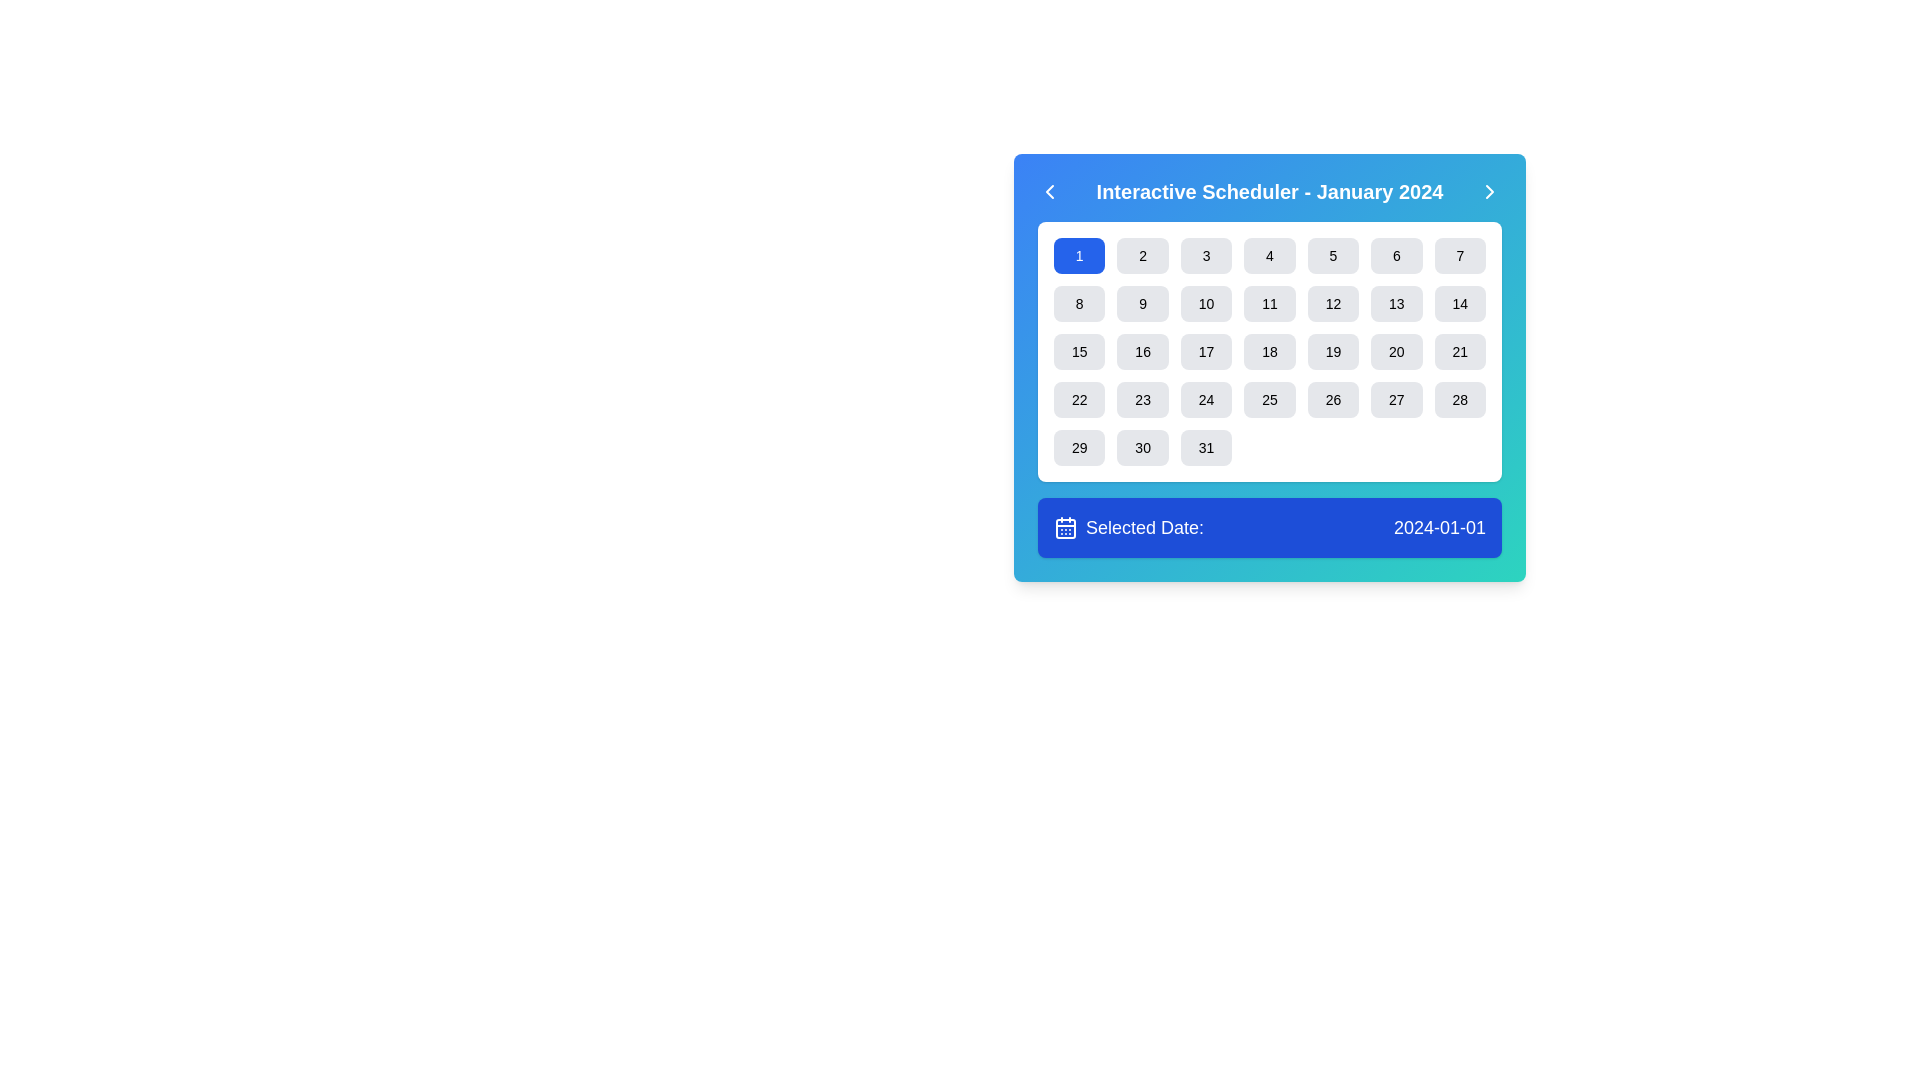  I want to click on the text label 'Interactive Scheduler - January 2024' located in the header of the scheduling interface, so click(1269, 192).